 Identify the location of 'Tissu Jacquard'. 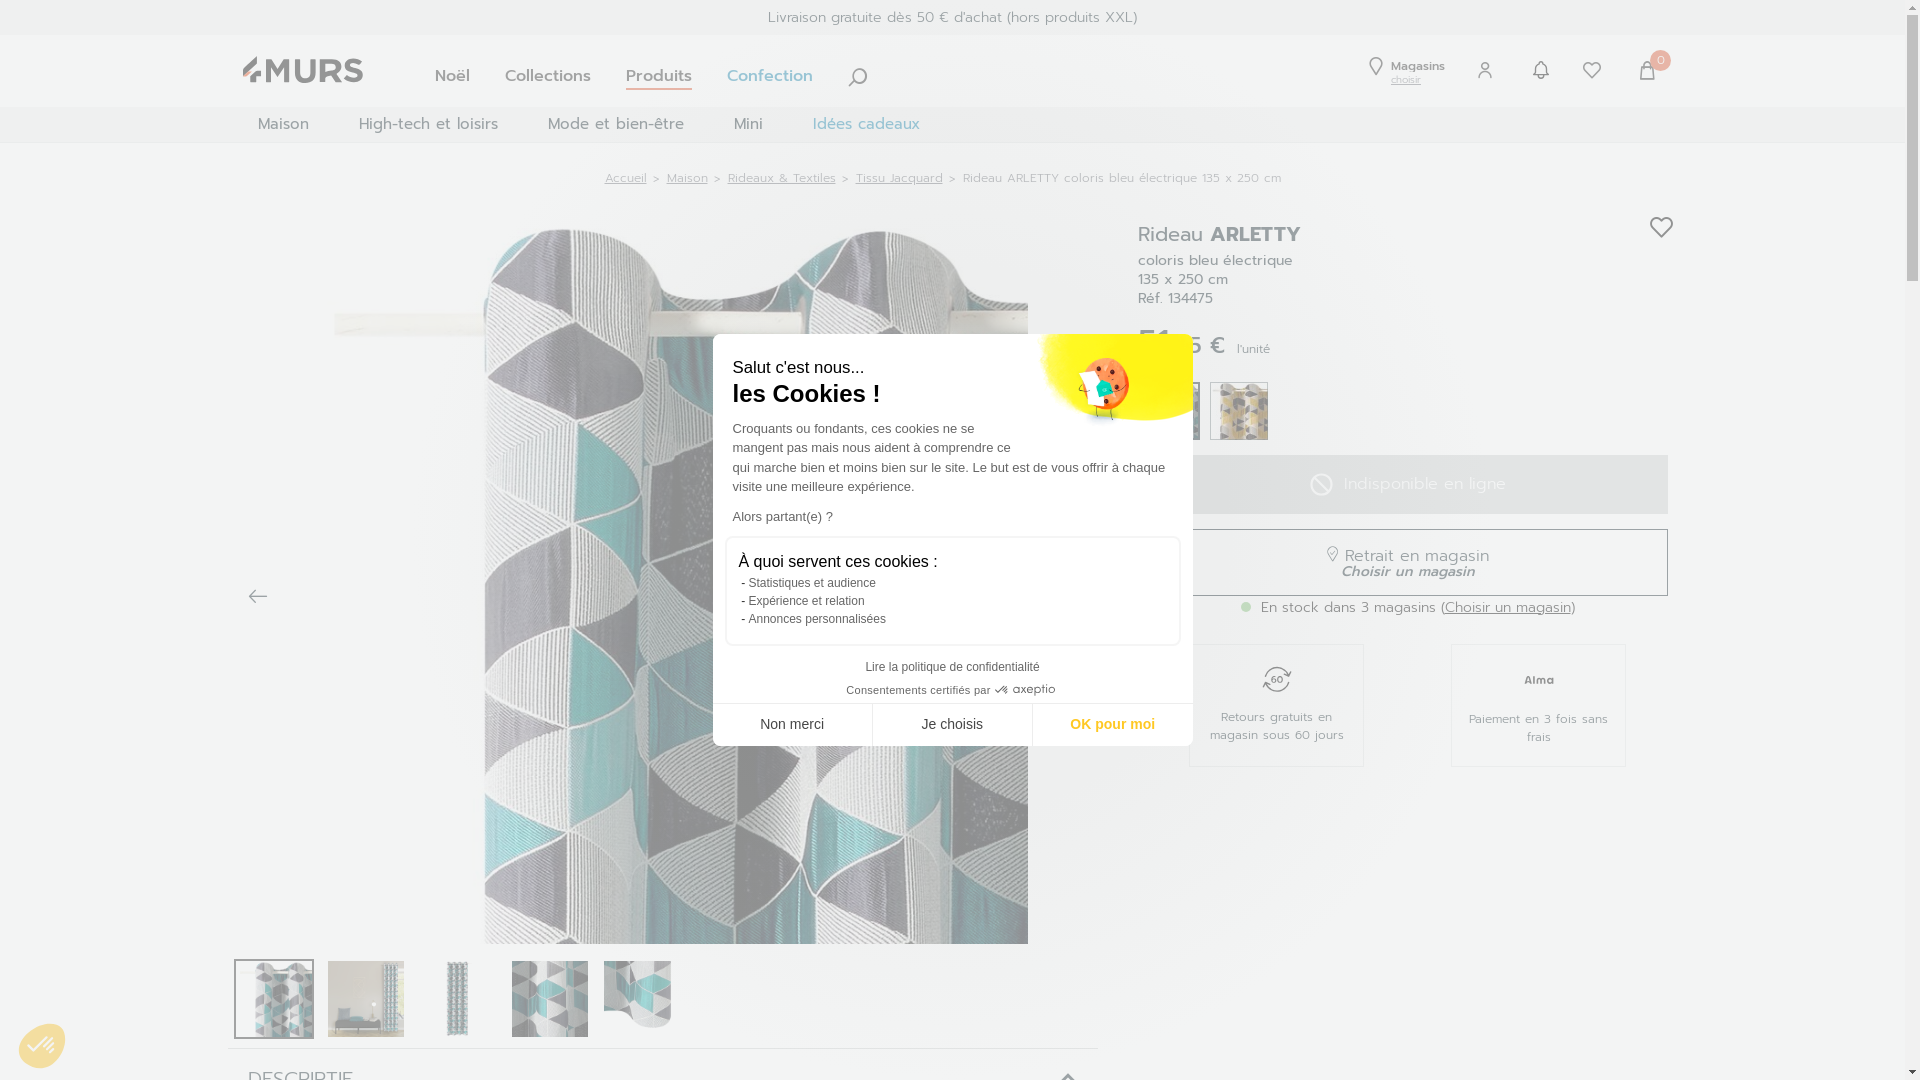
(898, 176).